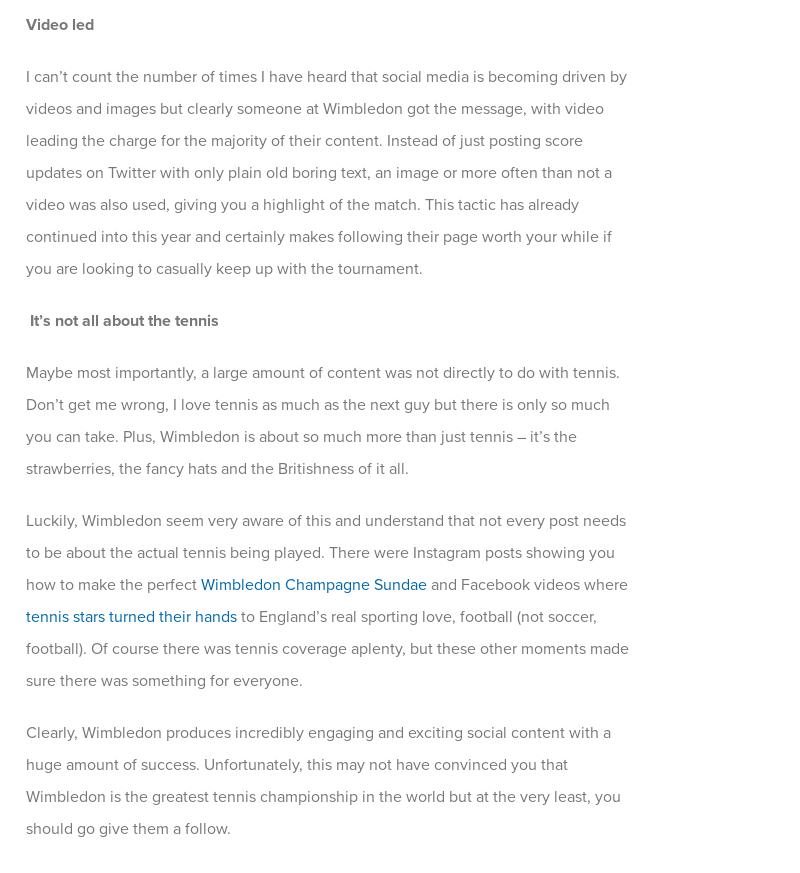 The image size is (800, 873). I want to click on 'Video led', so click(59, 23).